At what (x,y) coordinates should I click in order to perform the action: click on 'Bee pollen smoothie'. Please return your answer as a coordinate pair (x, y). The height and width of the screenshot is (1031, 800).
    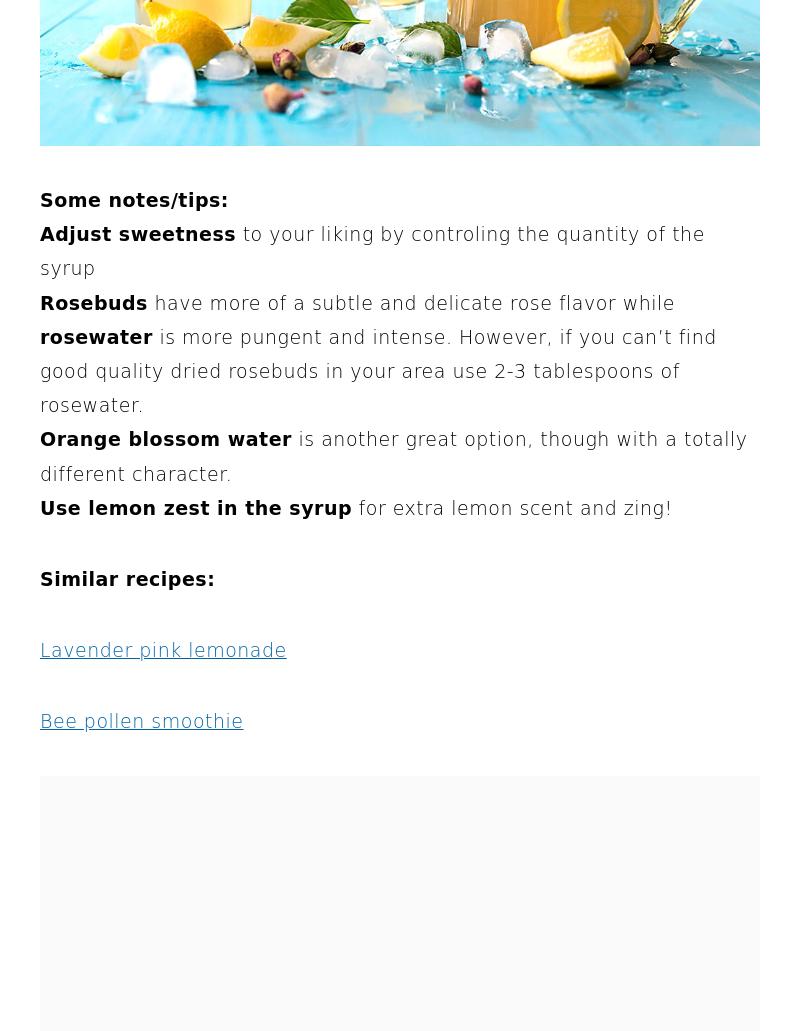
    Looking at the image, I should click on (141, 720).